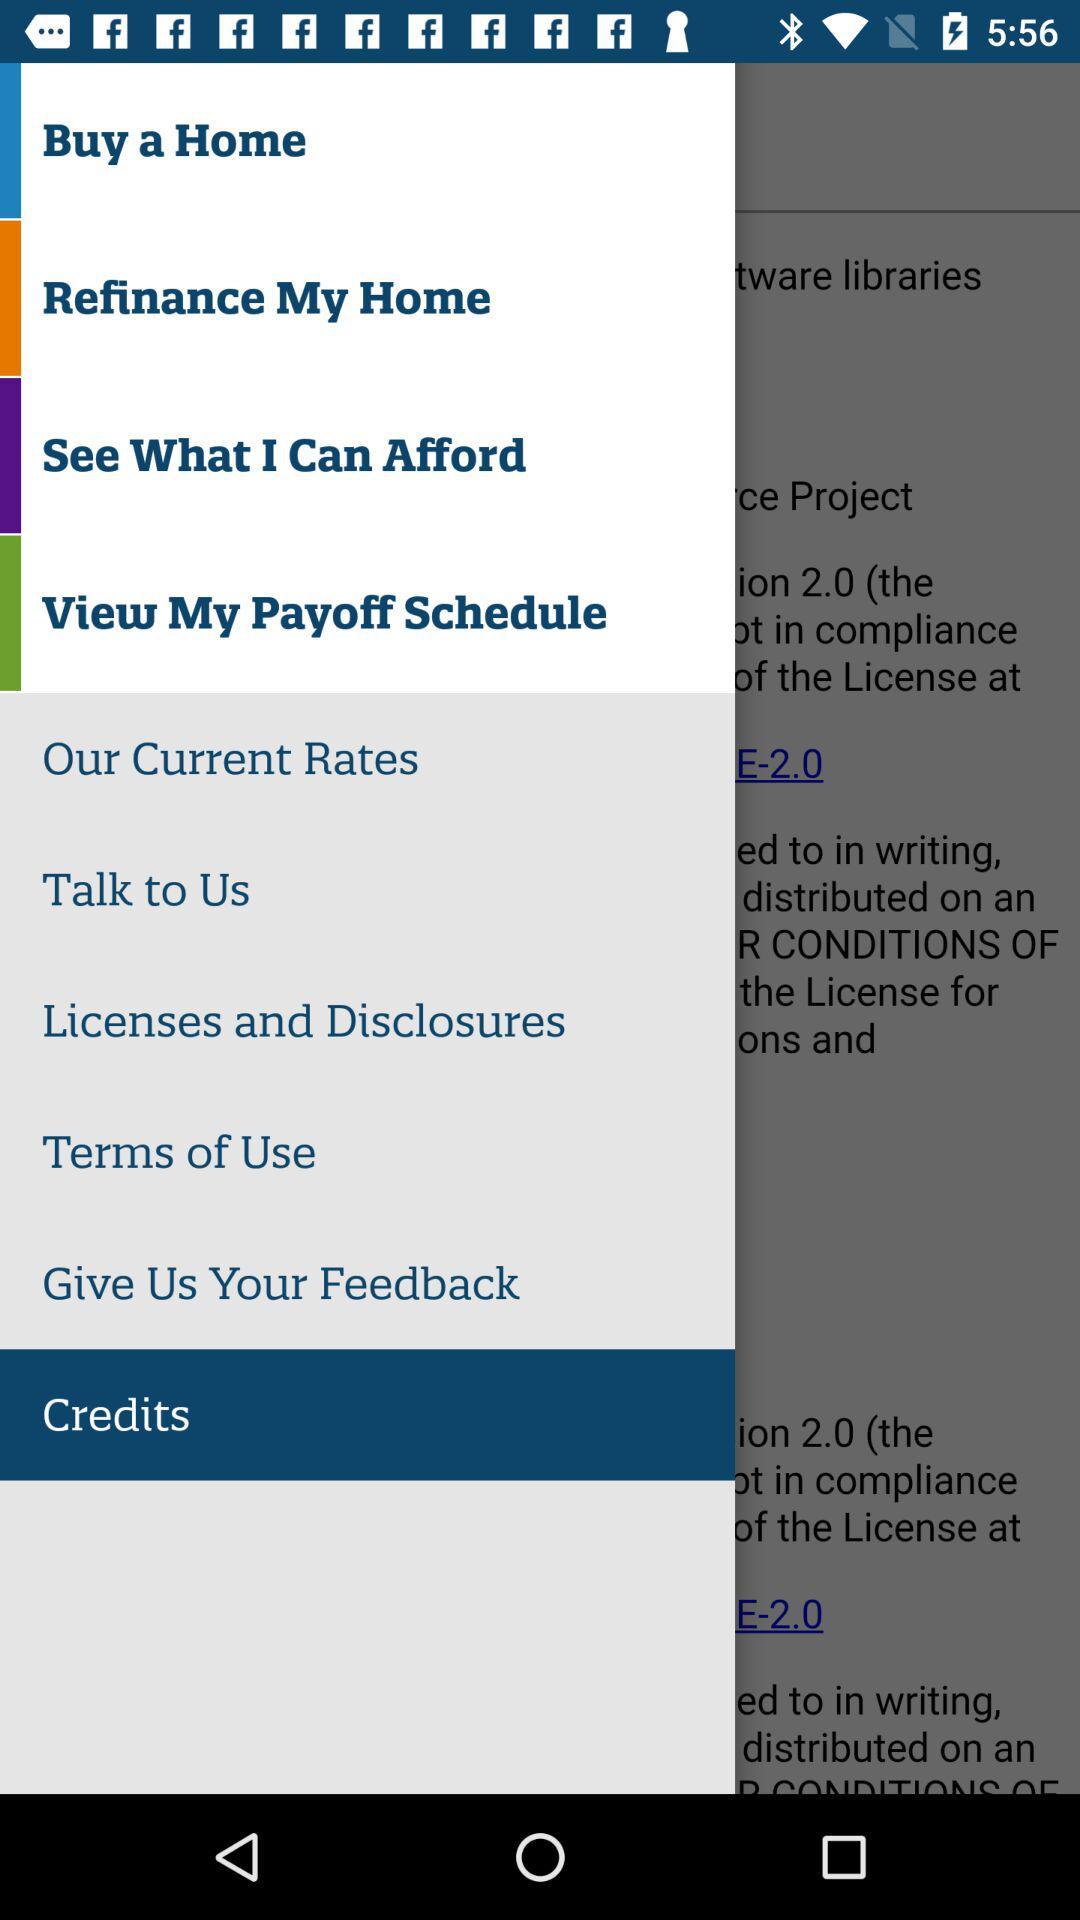 This screenshot has height=1920, width=1080. Describe the element at coordinates (388, 1021) in the screenshot. I see `licenses and disclosures` at that location.